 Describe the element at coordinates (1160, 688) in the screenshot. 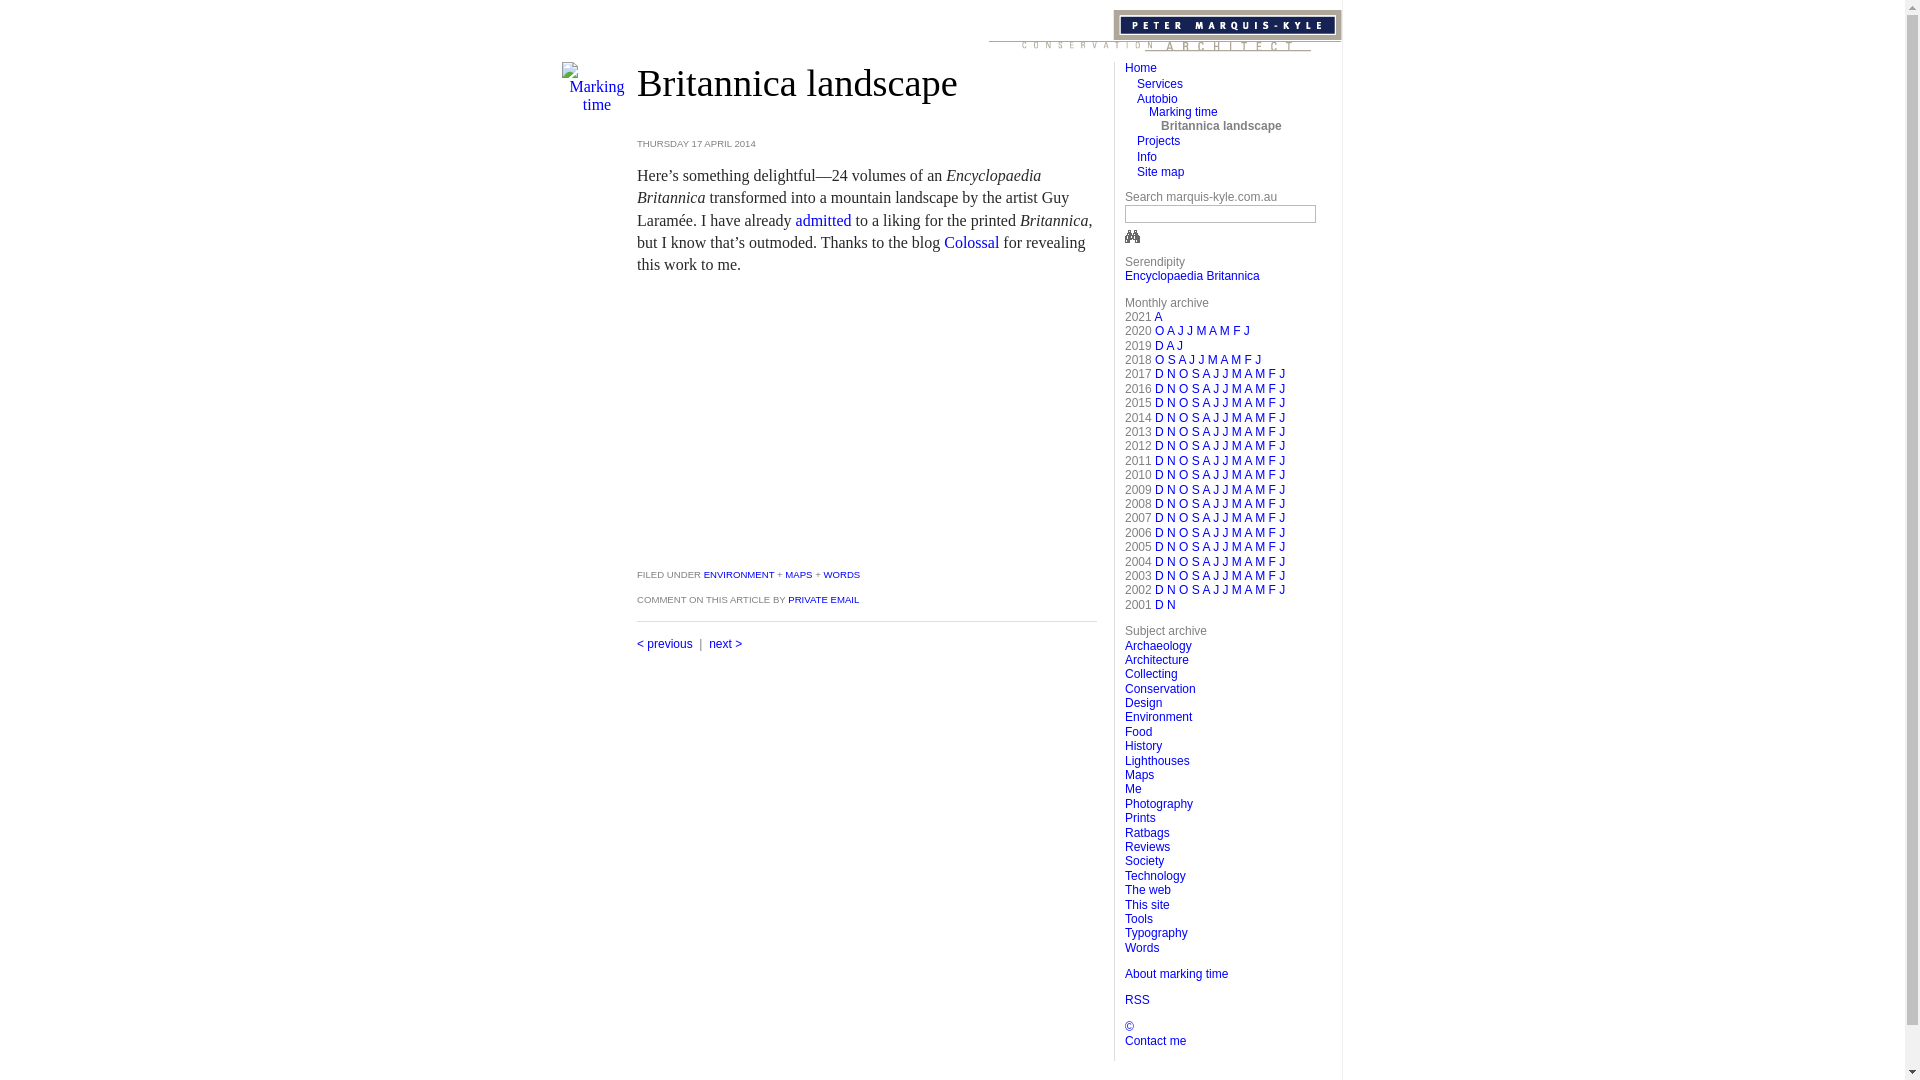

I see `'Conservation'` at that location.